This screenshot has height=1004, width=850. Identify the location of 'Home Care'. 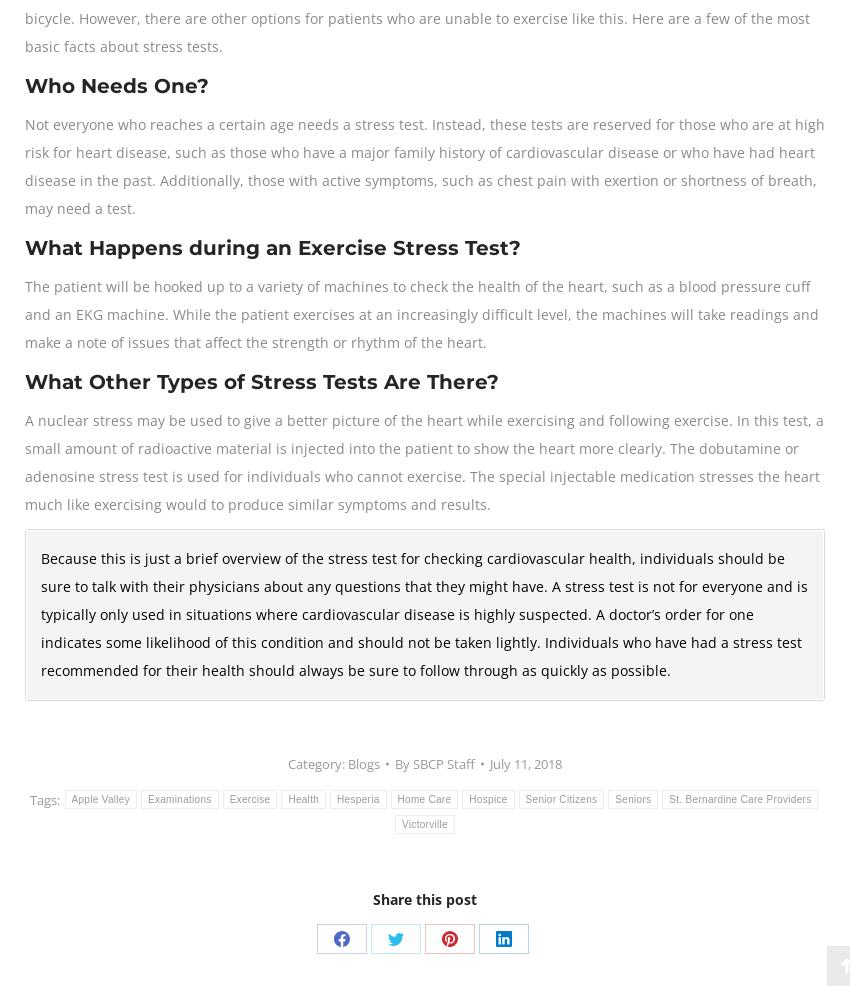
(423, 799).